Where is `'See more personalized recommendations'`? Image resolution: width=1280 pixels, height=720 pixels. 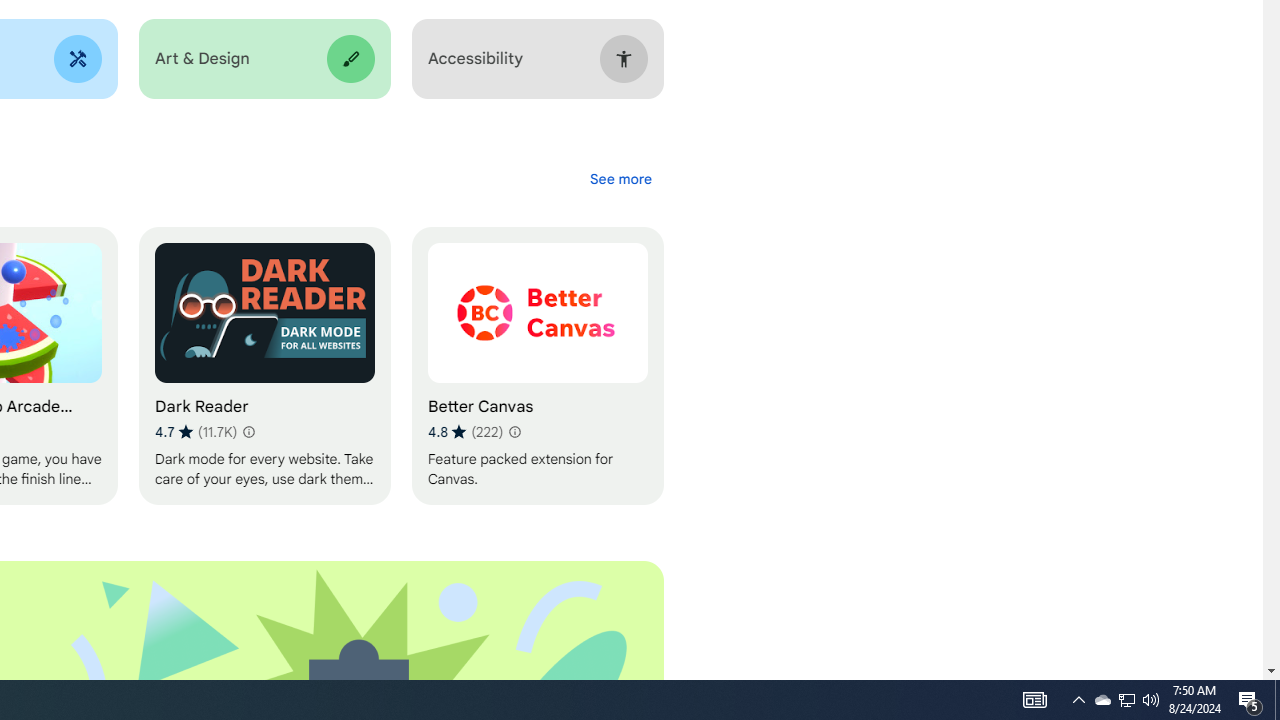
'See more personalized recommendations' is located at coordinates (619, 178).